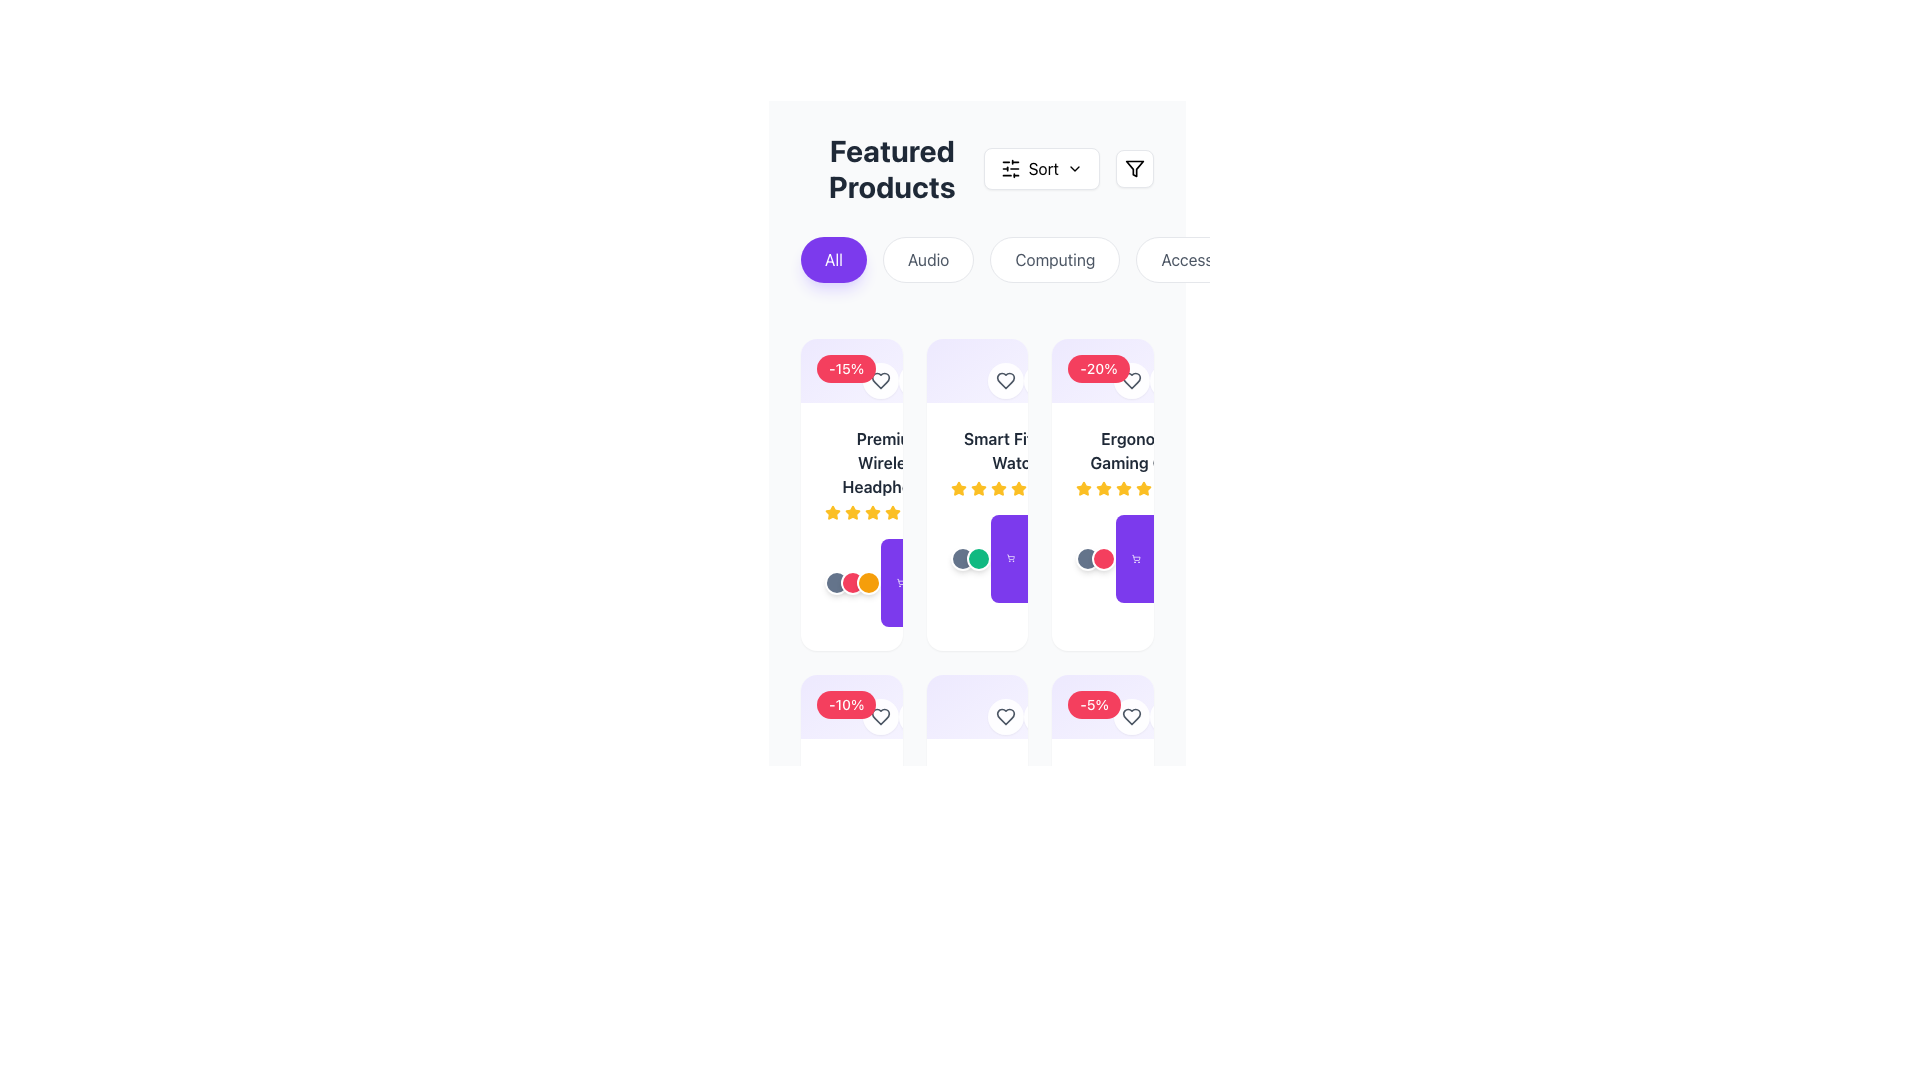  I want to click on the graphical representation of the sixth star icon in the rating system, which visually indicates a quality rating of 4.5 for the product, so click(891, 512).